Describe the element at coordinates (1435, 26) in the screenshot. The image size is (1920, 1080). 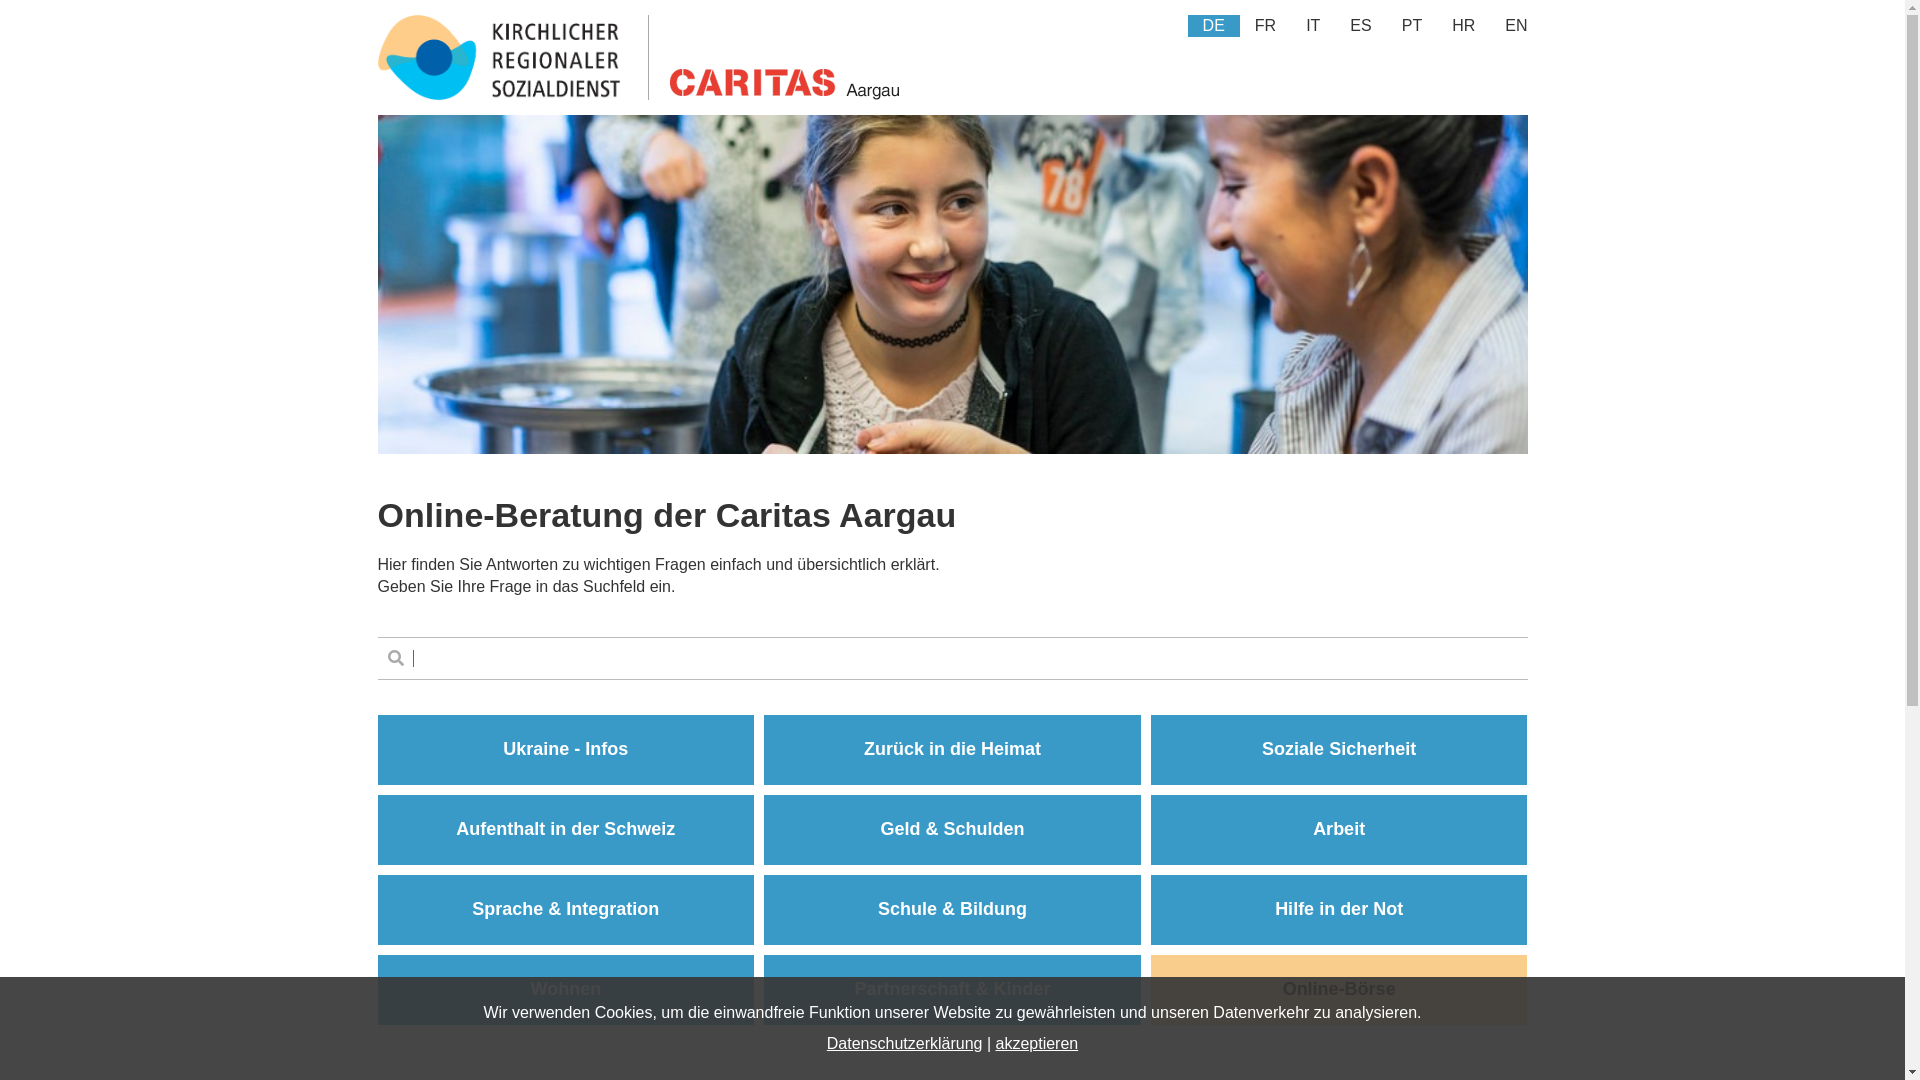
I see `'HR'` at that location.